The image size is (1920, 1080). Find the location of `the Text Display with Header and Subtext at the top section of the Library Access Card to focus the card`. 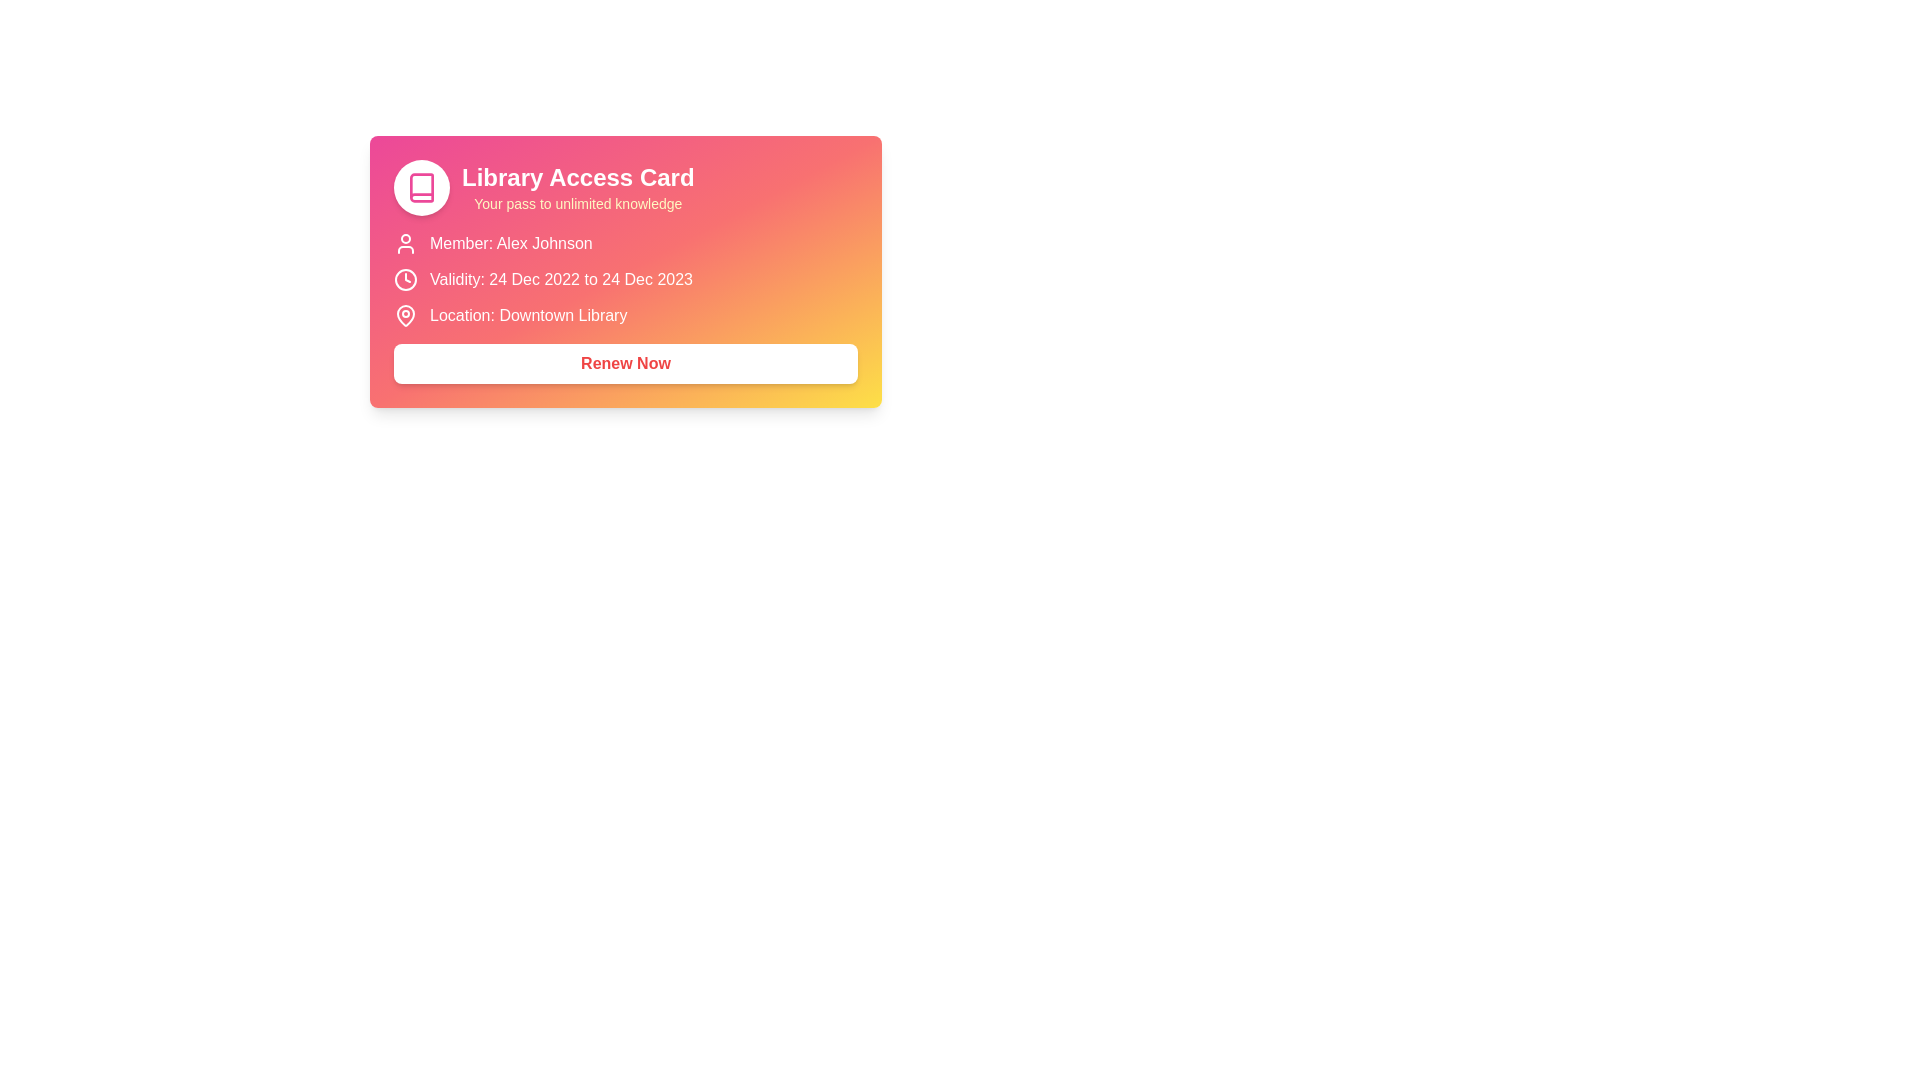

the Text Display with Header and Subtext at the top section of the Library Access Card to focus the card is located at coordinates (624, 188).